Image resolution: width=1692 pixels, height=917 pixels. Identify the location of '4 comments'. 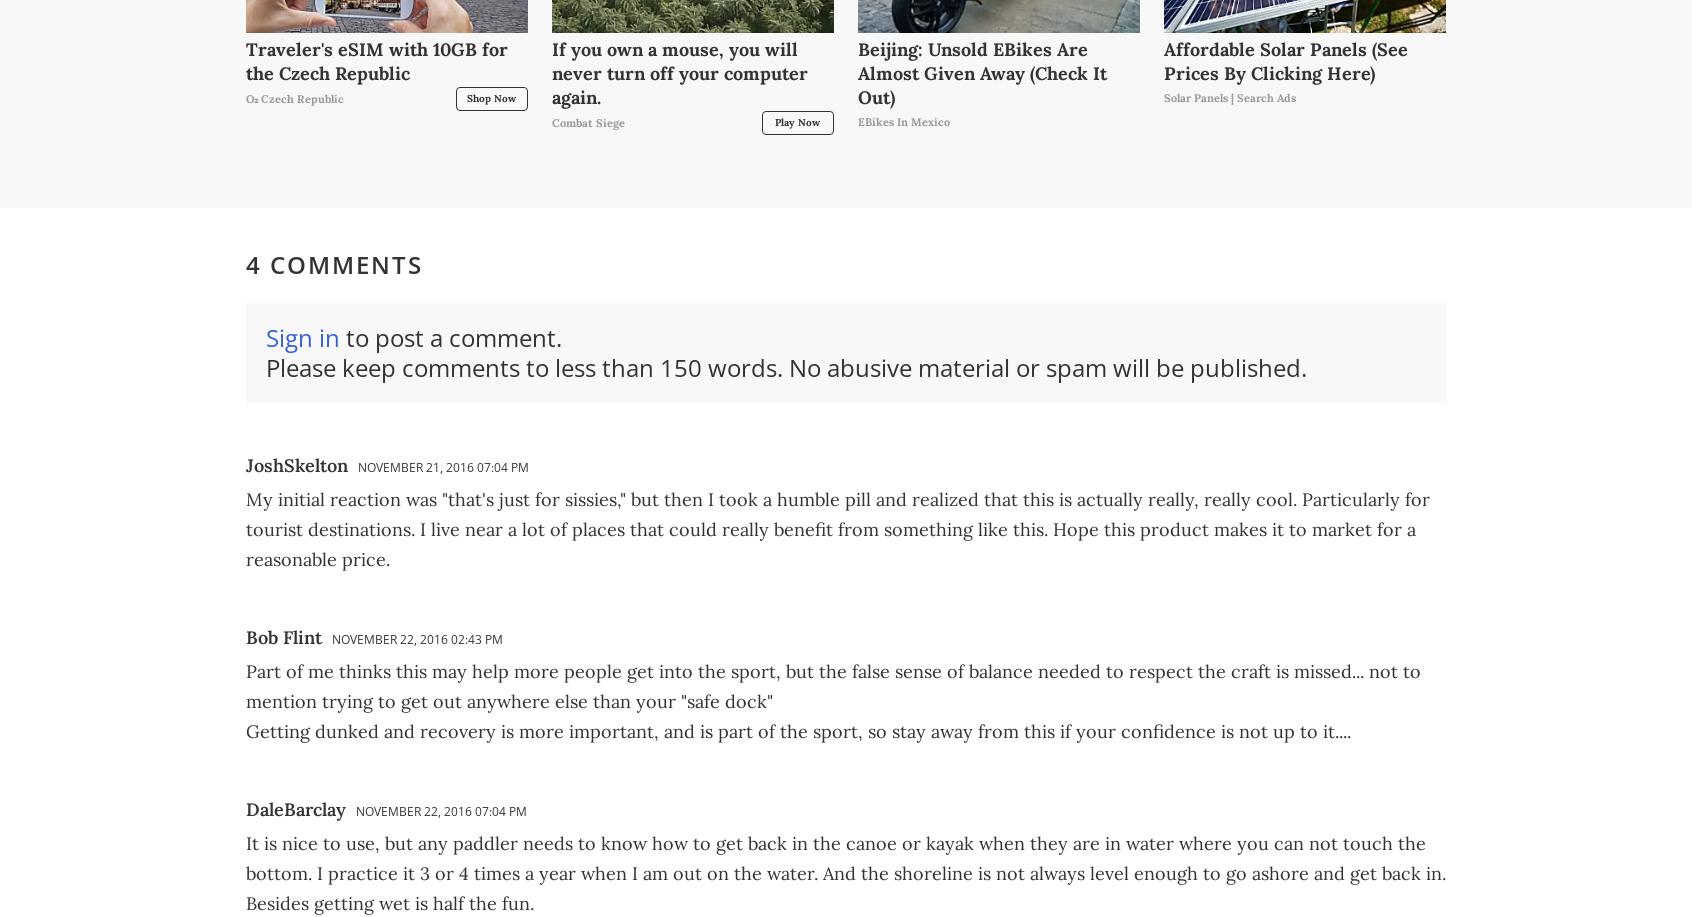
(333, 264).